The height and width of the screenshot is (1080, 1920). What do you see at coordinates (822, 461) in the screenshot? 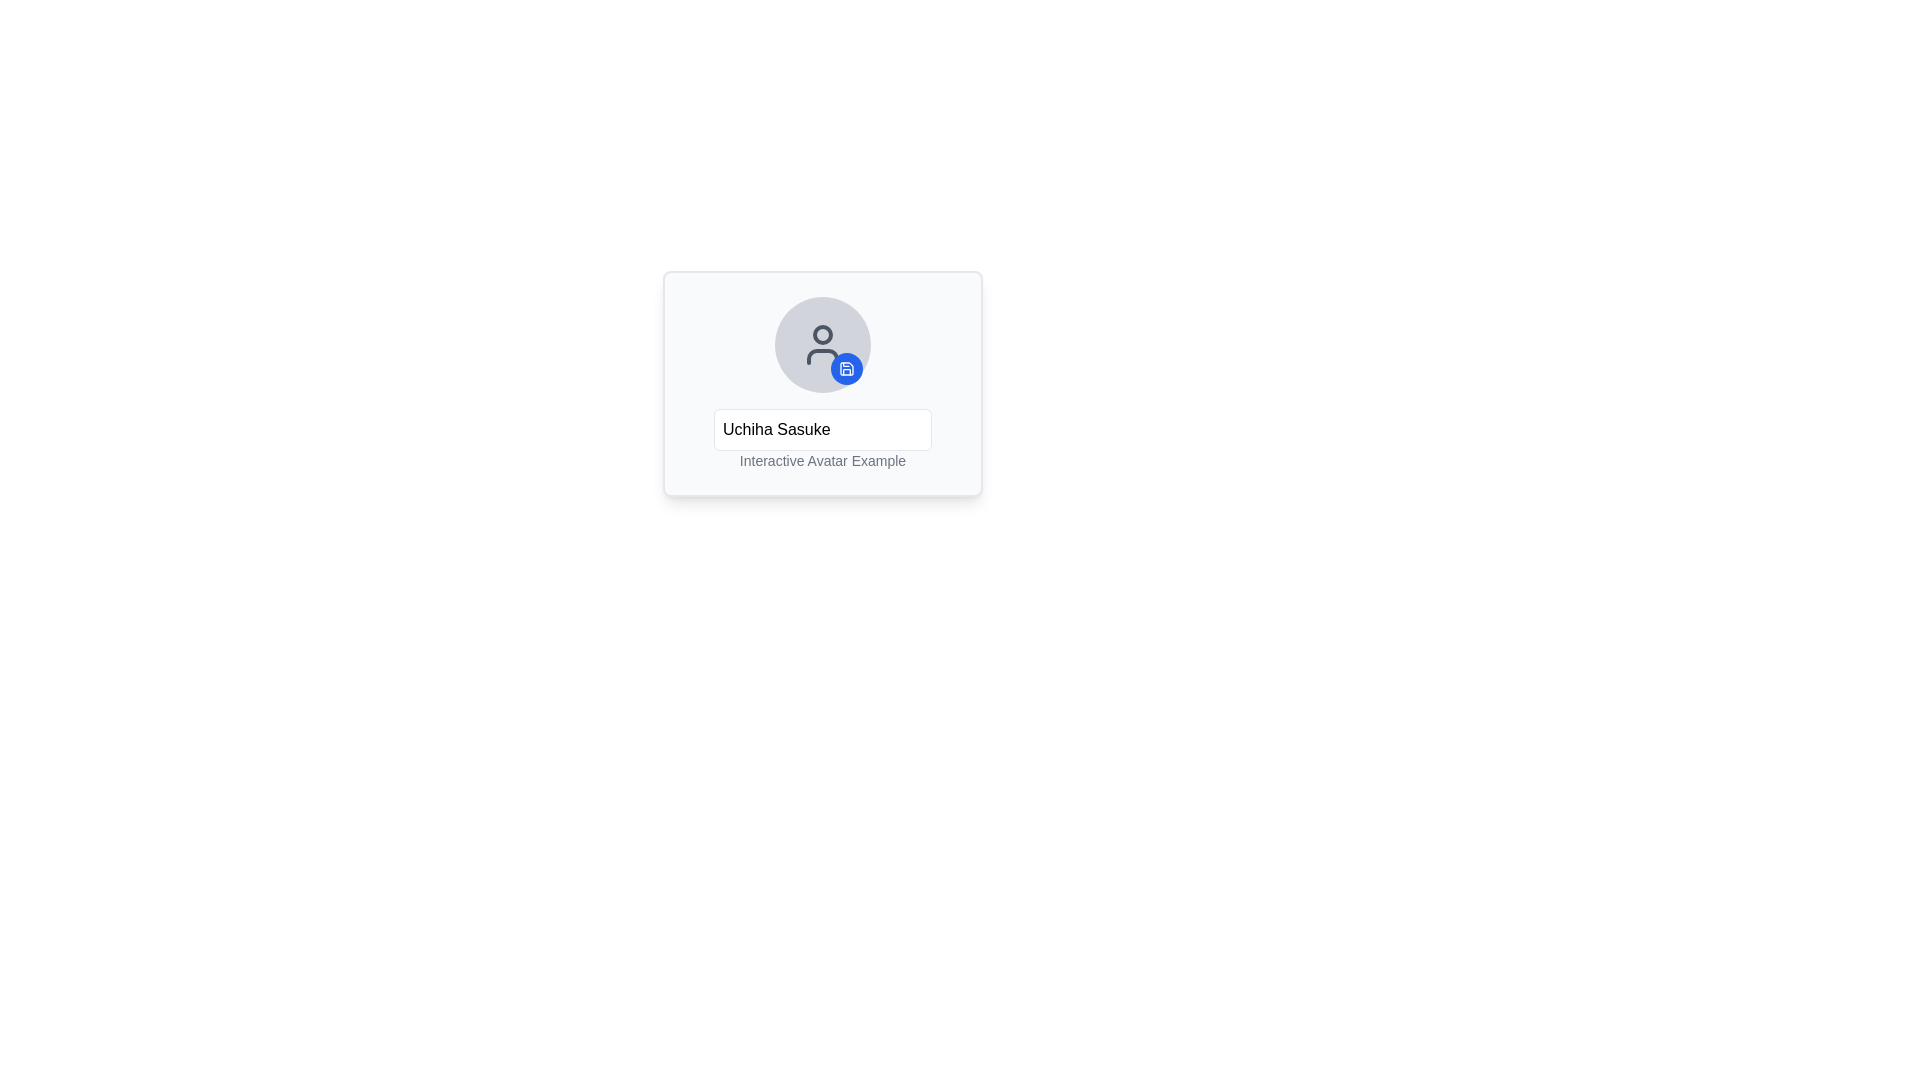
I see `text from the small light gray text label that reads 'Interactive Avatar Example', positioned under the rounded rectangle labeled 'Uchiha Sasuke'` at bounding box center [822, 461].